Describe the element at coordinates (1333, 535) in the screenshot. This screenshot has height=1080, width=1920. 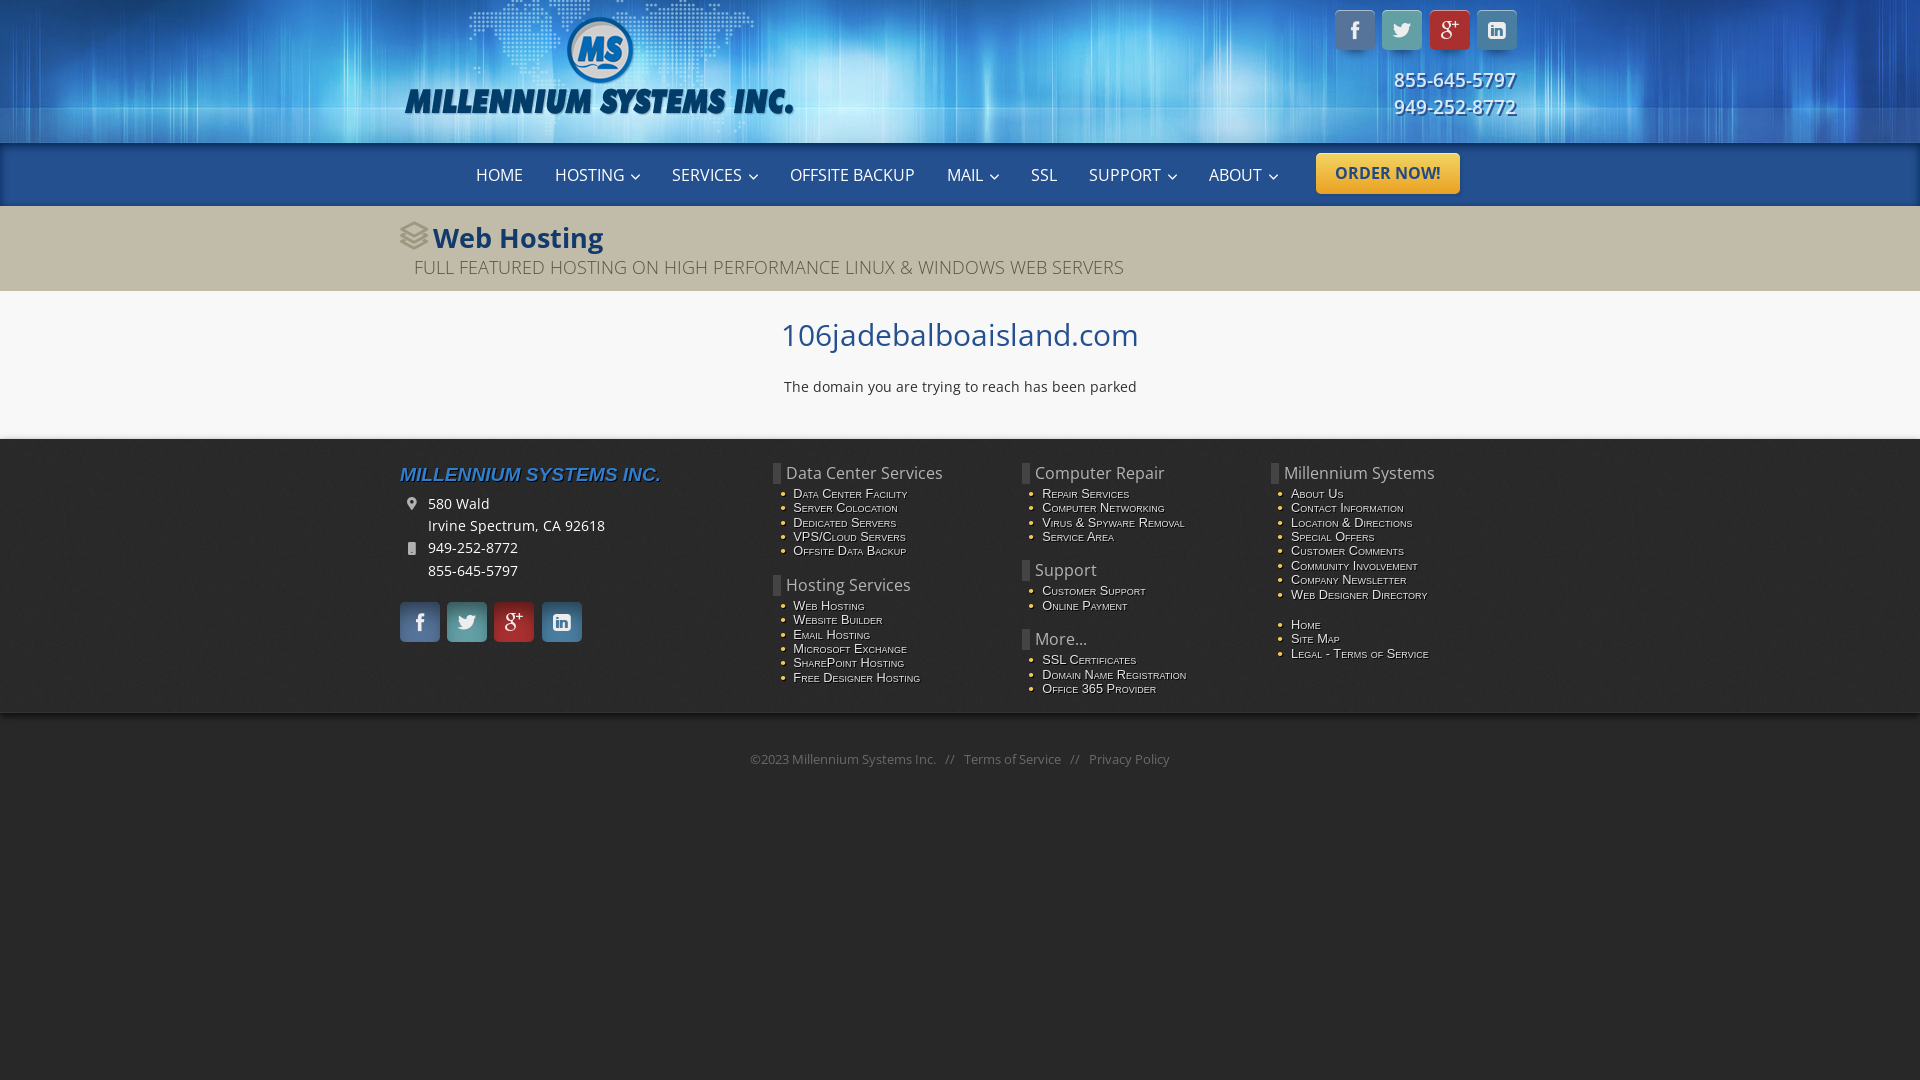
I see `'Special Offers'` at that location.